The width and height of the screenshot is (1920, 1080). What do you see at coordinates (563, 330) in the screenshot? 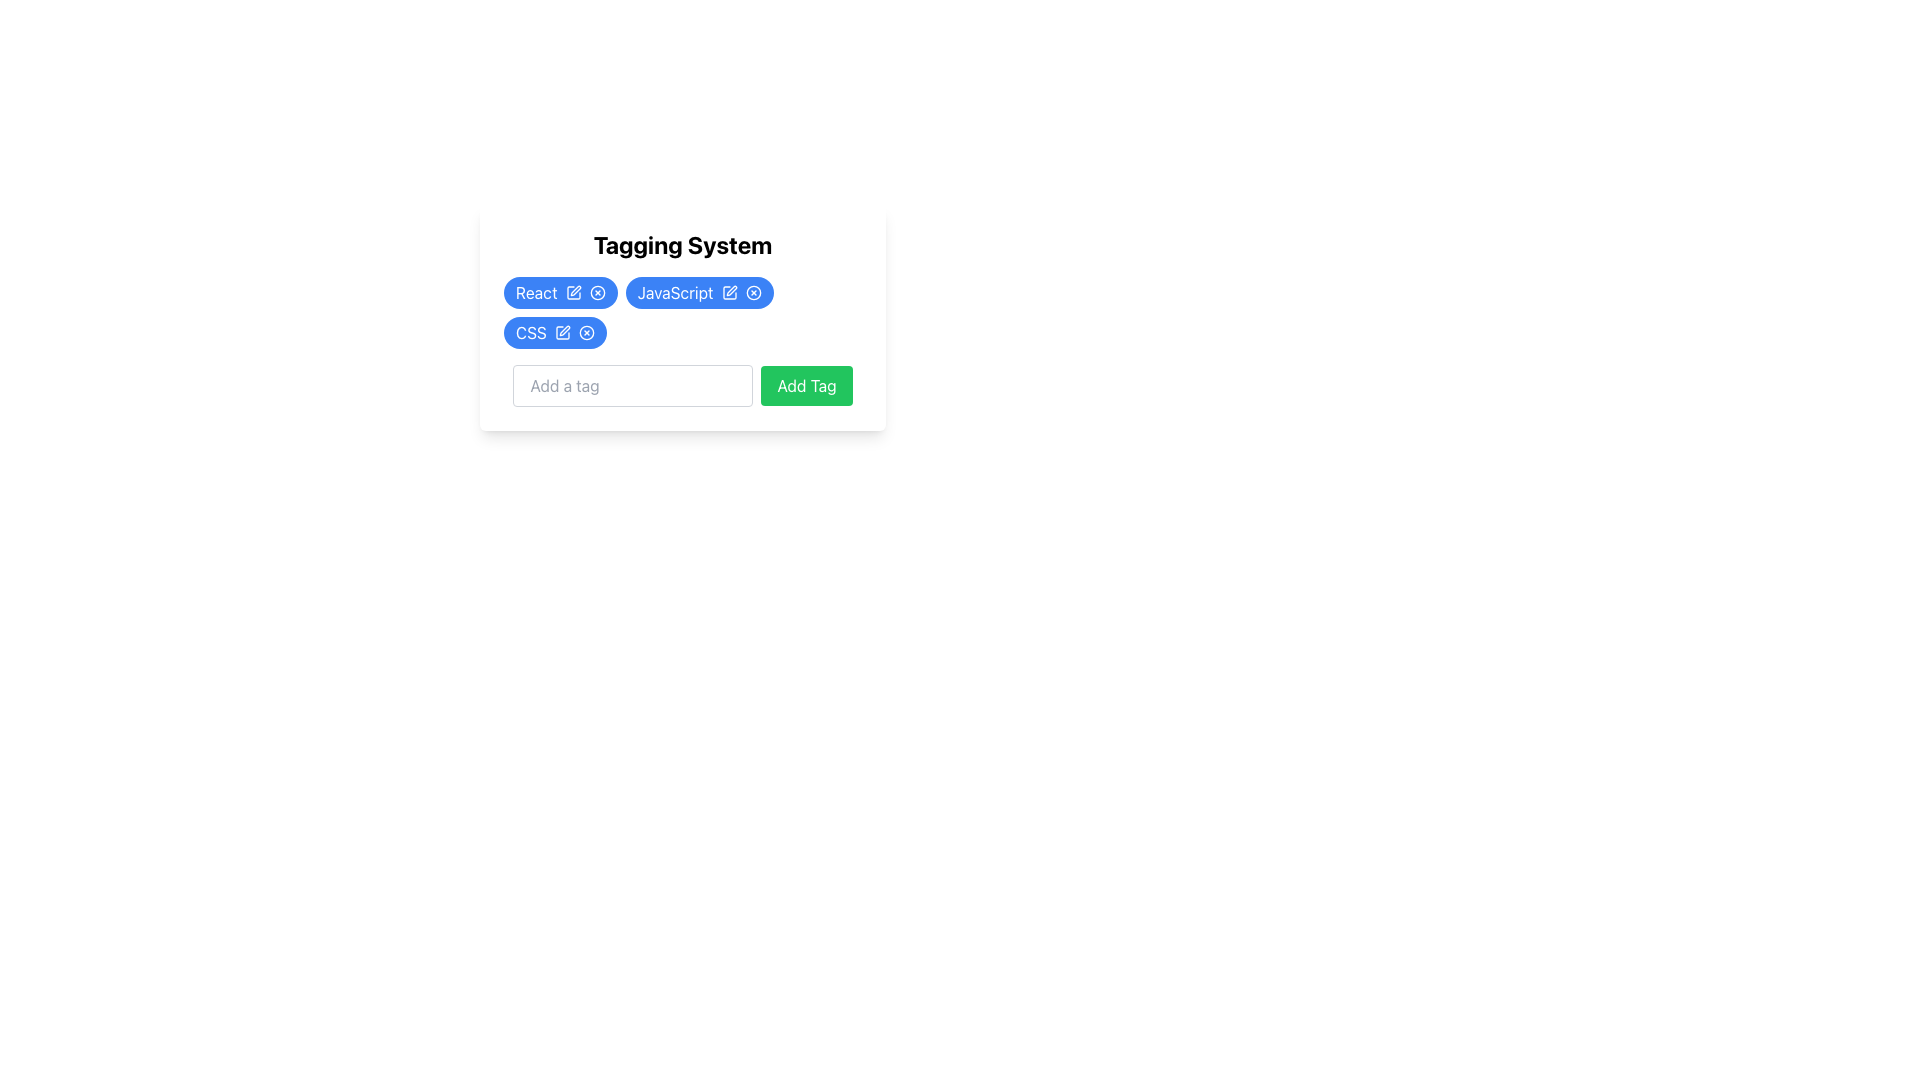
I see `the edit icon associated with the 'CSS' tag` at bounding box center [563, 330].